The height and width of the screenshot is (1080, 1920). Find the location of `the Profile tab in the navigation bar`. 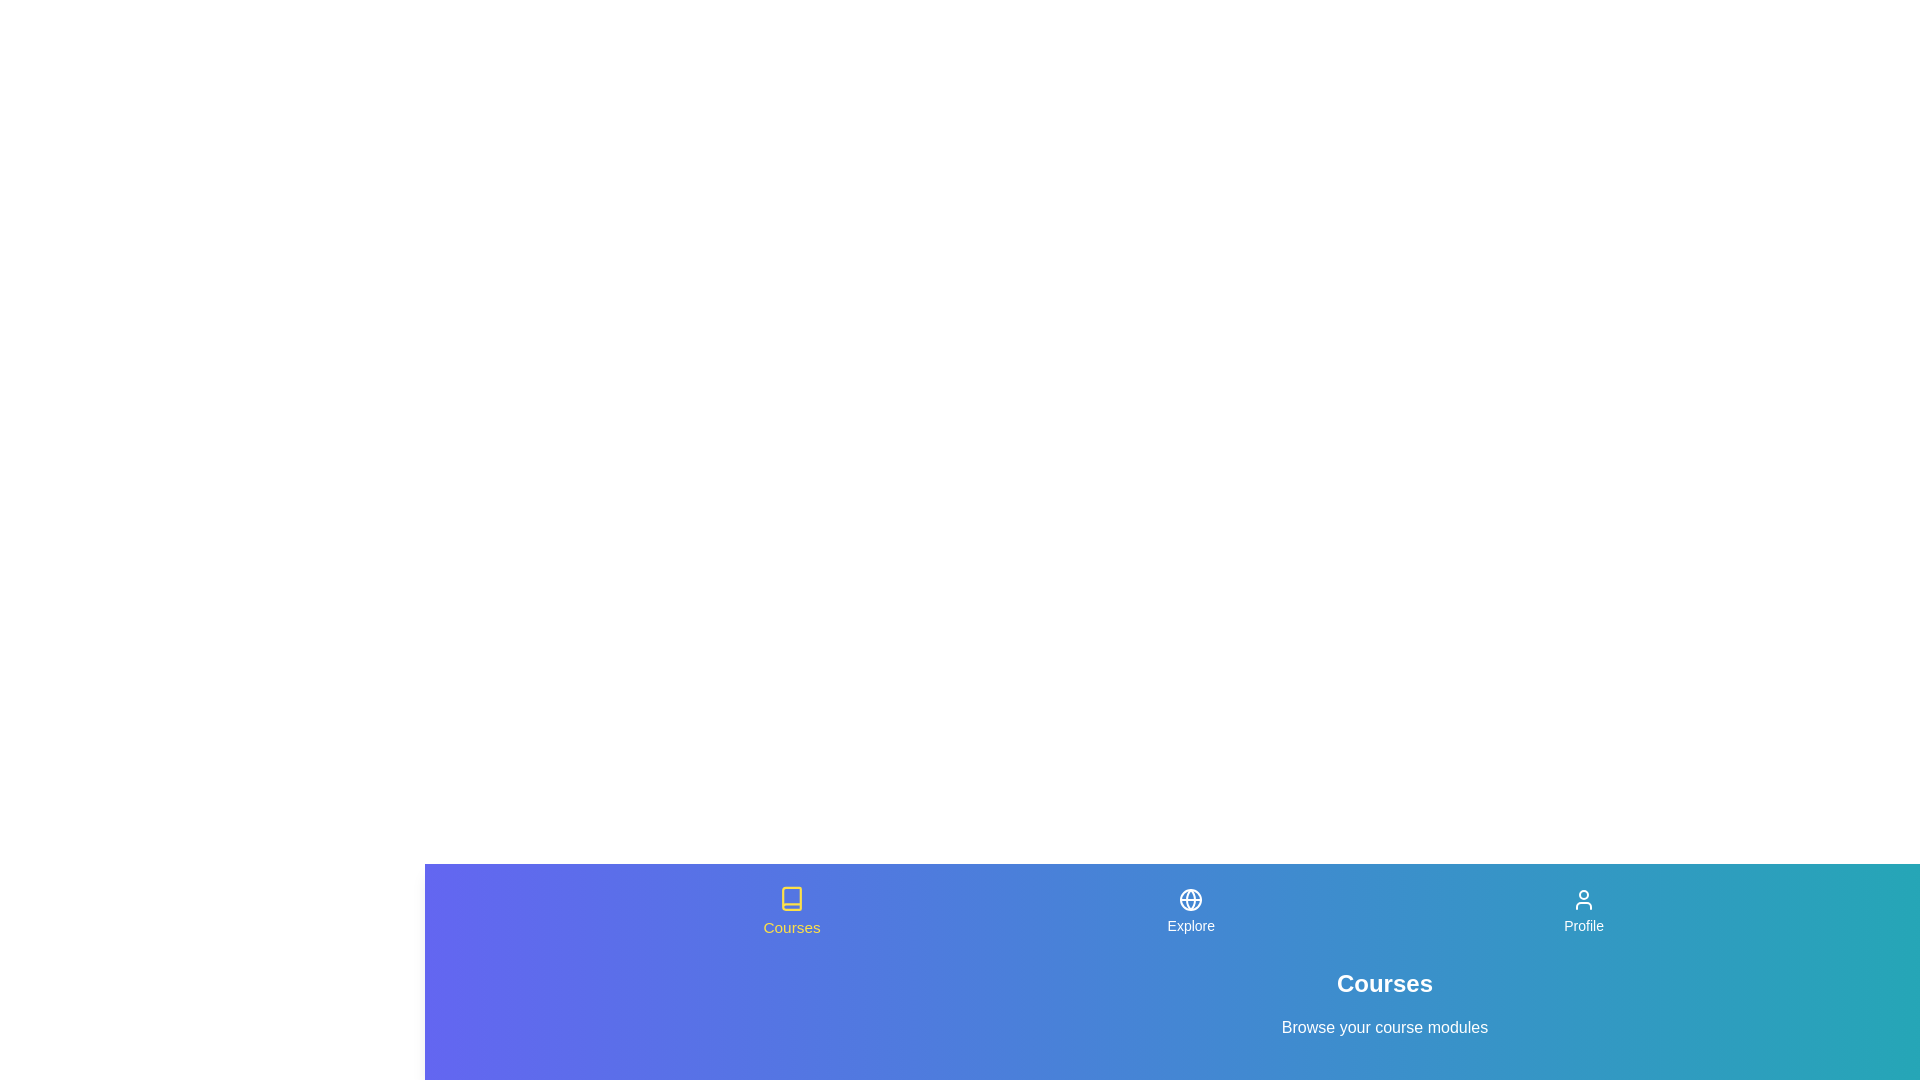

the Profile tab in the navigation bar is located at coordinates (1583, 911).